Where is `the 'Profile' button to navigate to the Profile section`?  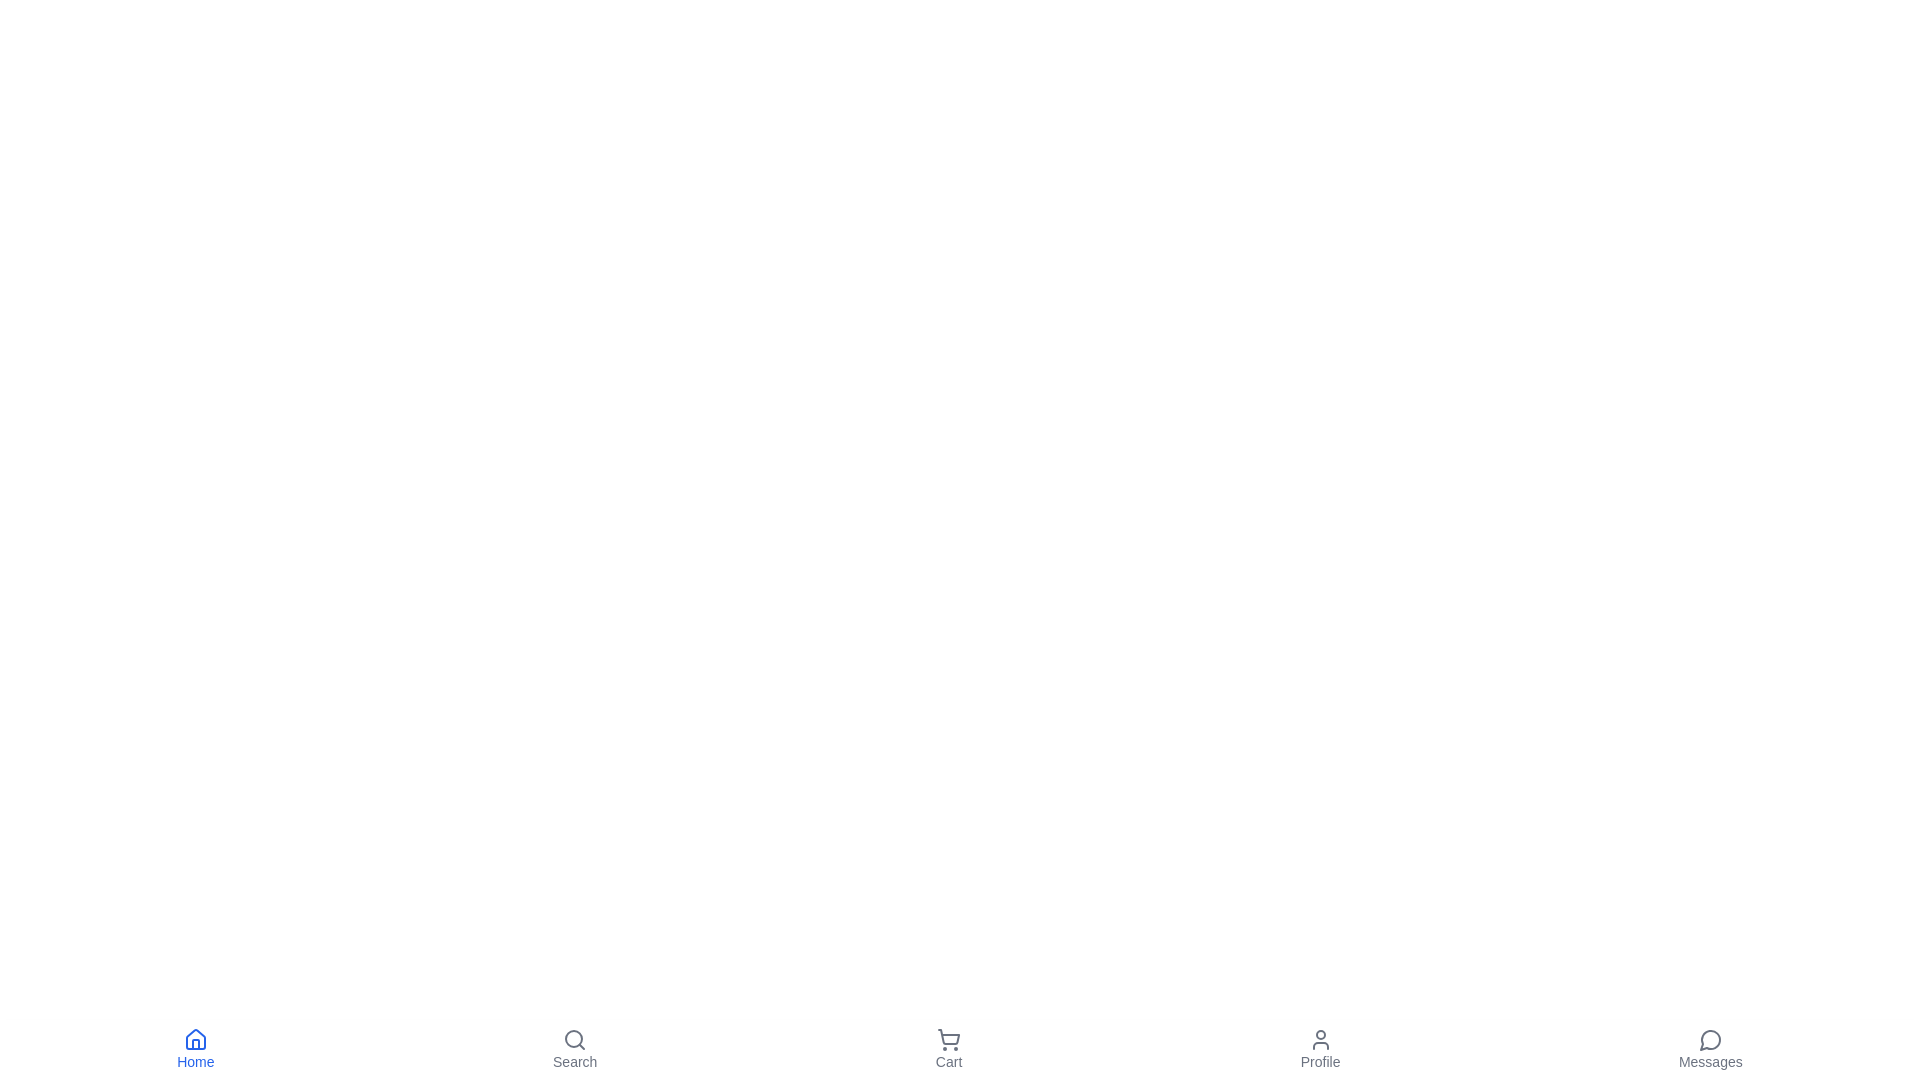
the 'Profile' button to navigate to the Profile section is located at coordinates (1320, 1048).